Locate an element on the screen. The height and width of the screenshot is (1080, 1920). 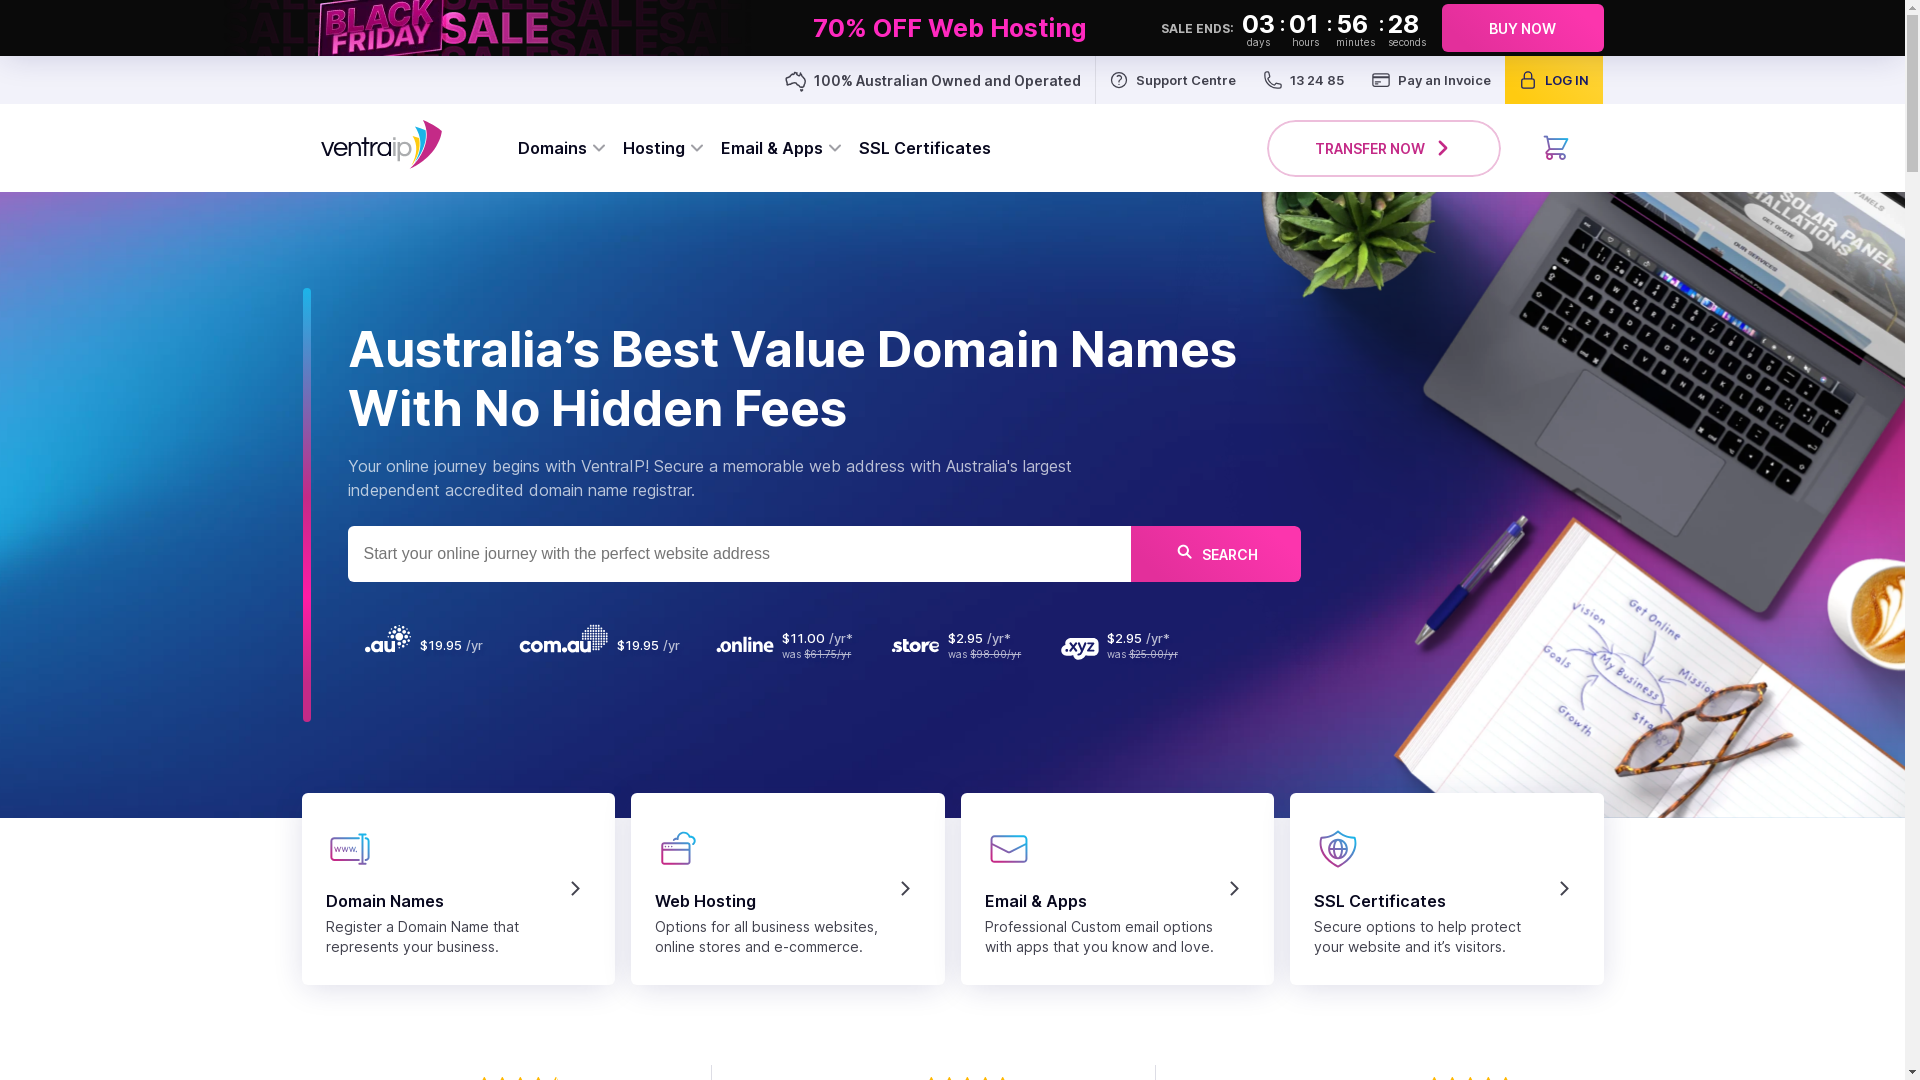
'SSL Certificates' is located at coordinates (922, 146).